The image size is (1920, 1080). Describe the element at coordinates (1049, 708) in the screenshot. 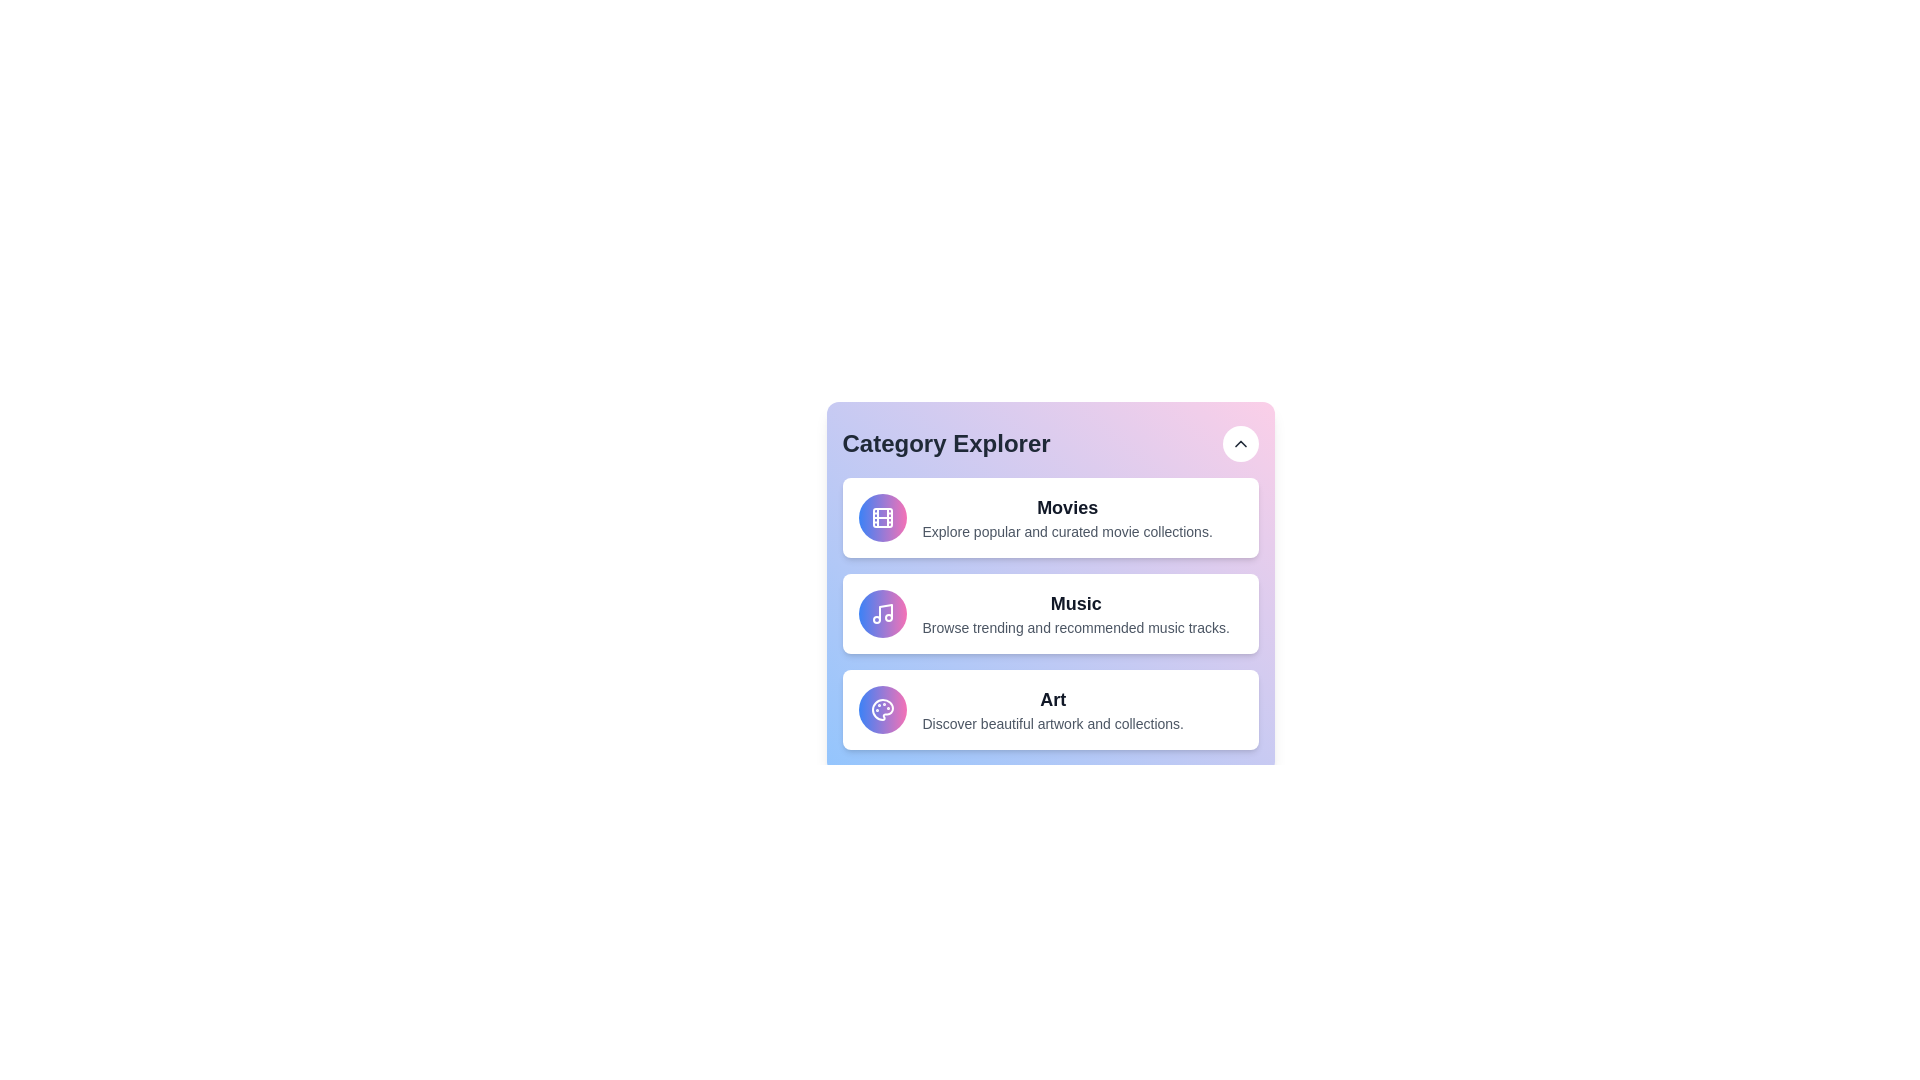

I see `the 'Art' category list item` at that location.